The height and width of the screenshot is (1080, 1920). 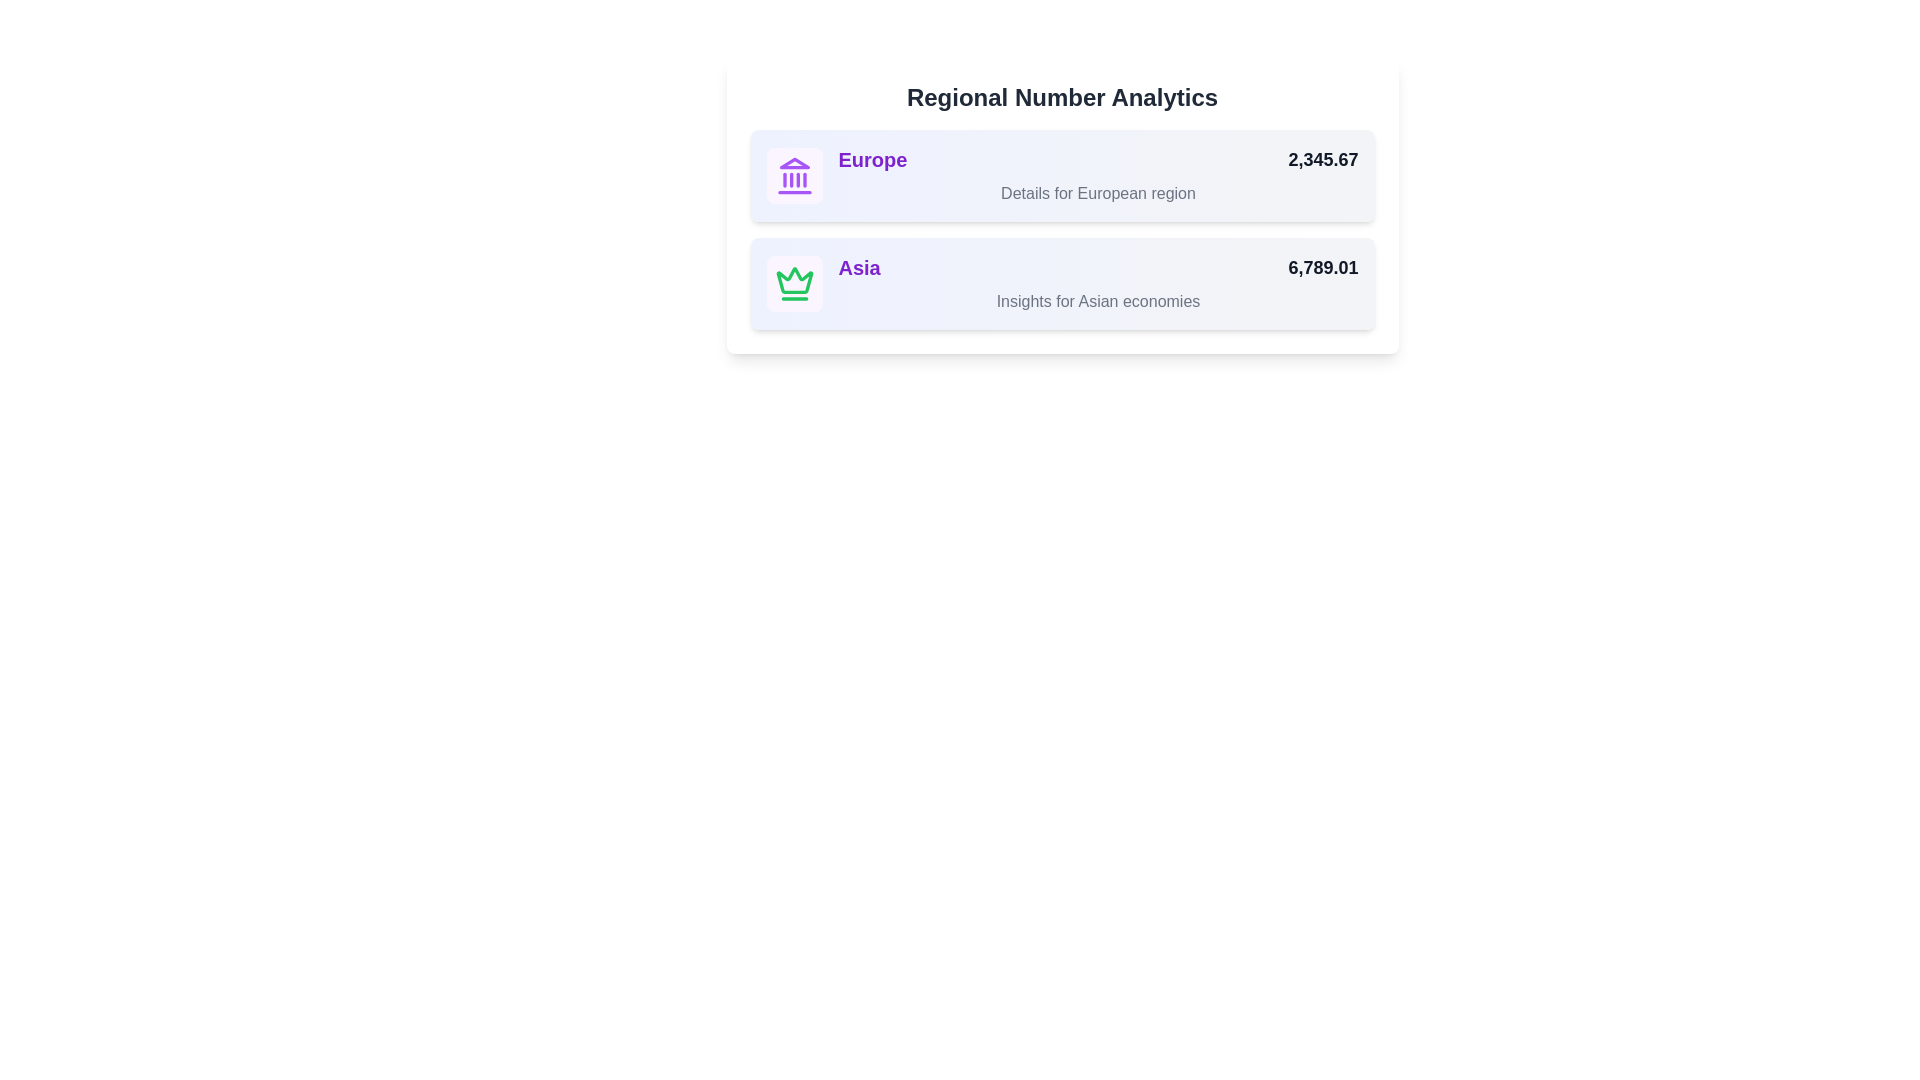 I want to click on the numerical value text display located in the upper right corner of the European region's data box, adjacent to the text 'Europe', so click(x=1323, y=158).